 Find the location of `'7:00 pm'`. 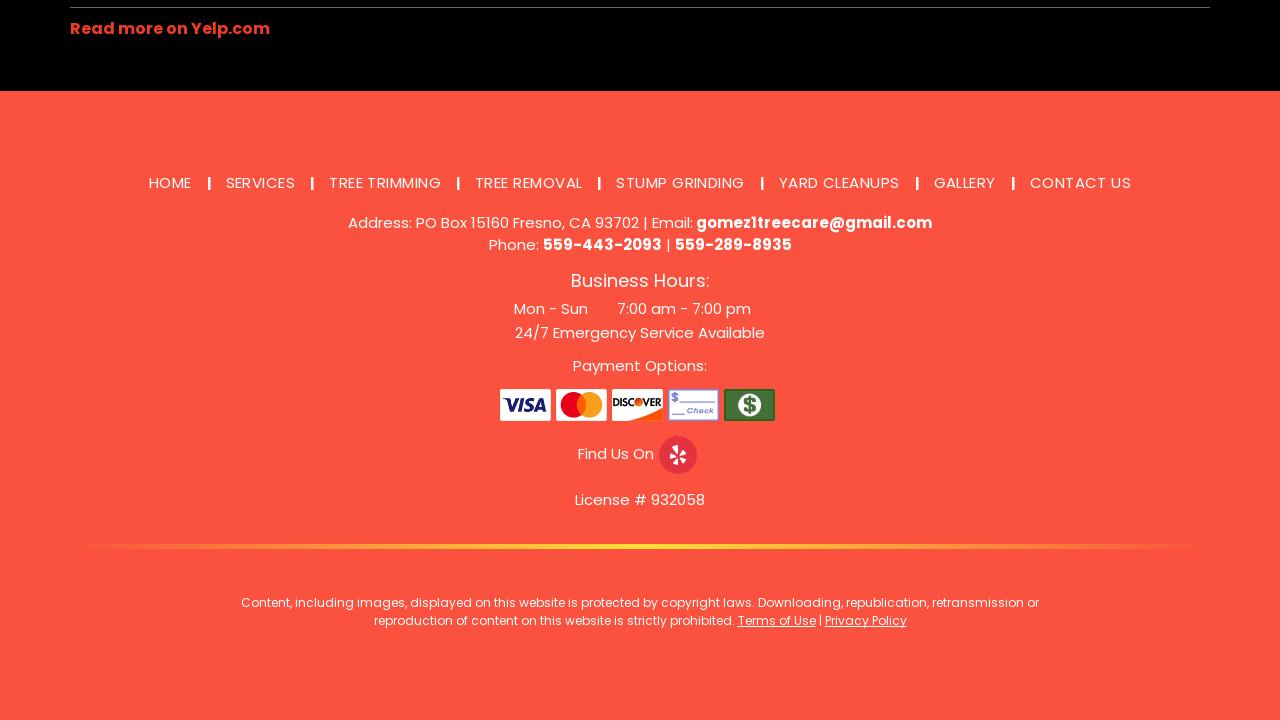

'7:00 pm' is located at coordinates (720, 307).